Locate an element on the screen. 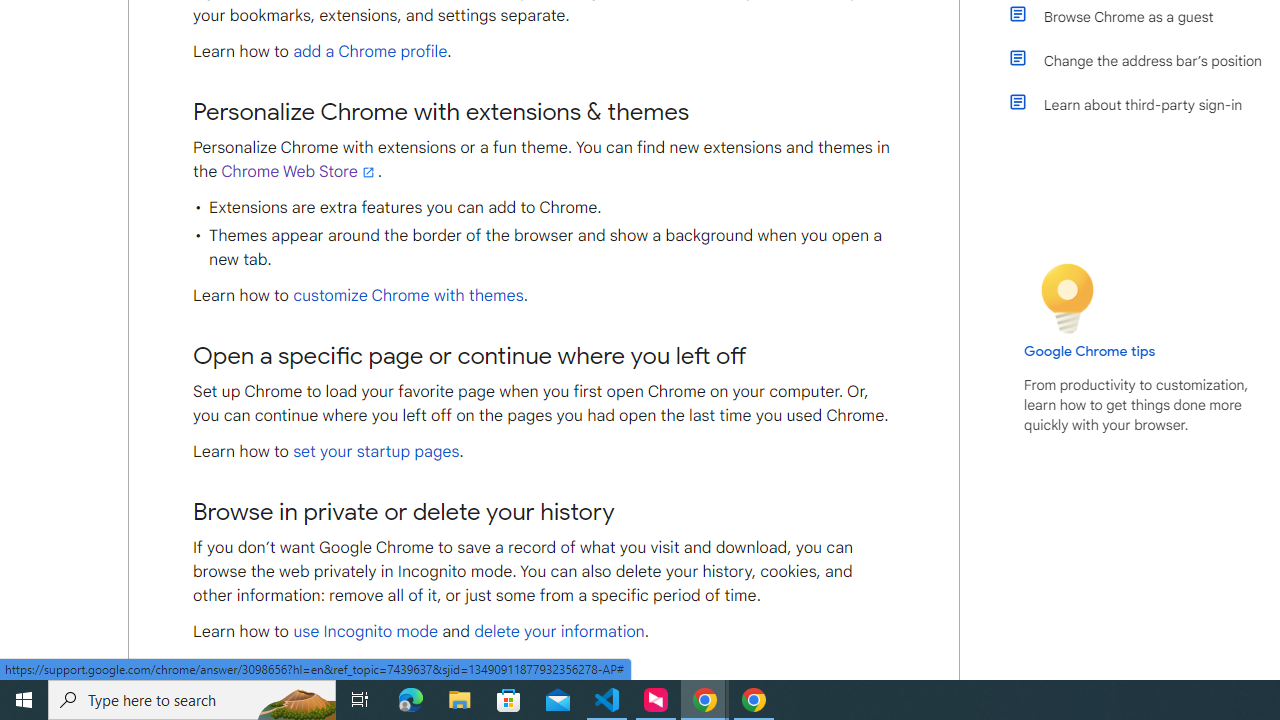 This screenshot has width=1280, height=720. 'Chrome Web Store' is located at coordinates (298, 171).